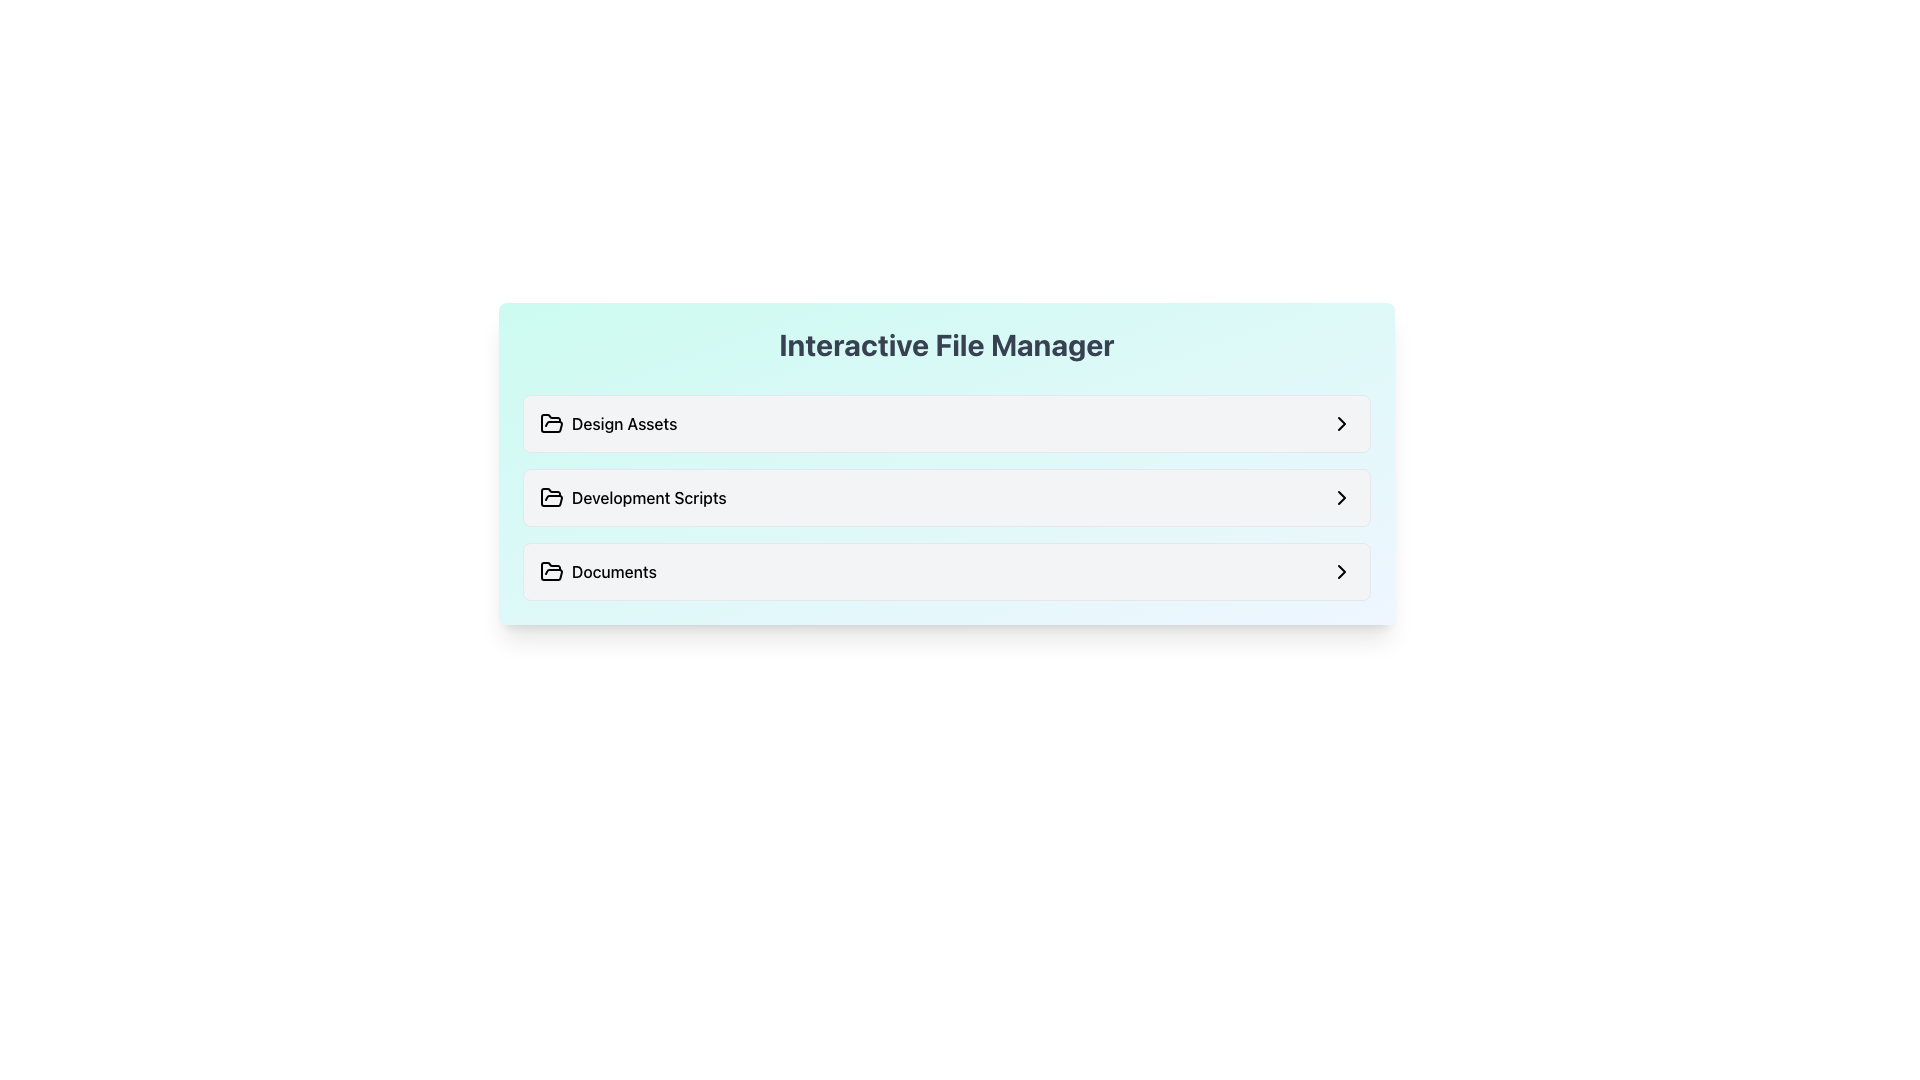 This screenshot has width=1920, height=1080. Describe the element at coordinates (552, 571) in the screenshot. I see `the open folder icon representing the 'Documents' folder, located to the left of its textual label` at that location.